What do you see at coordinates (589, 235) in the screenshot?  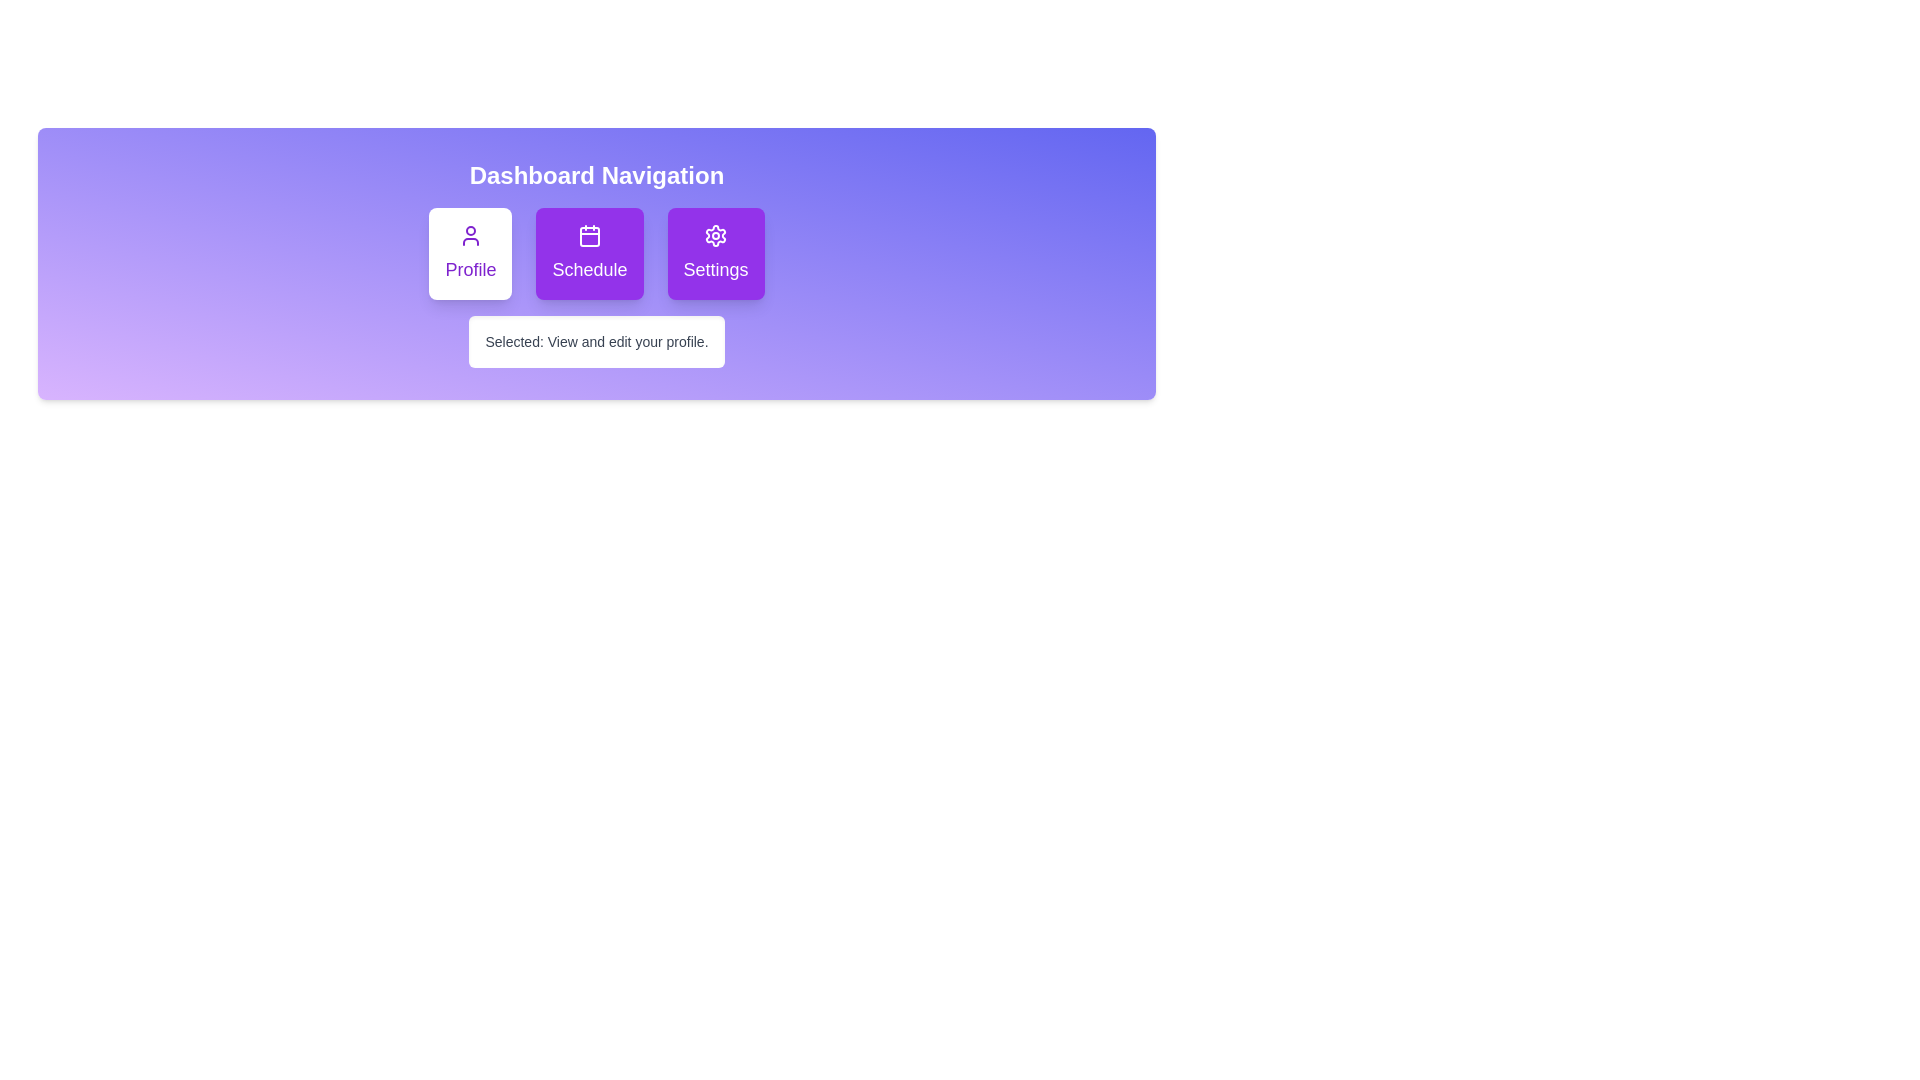 I see `the central square of the purple calendar icon located within the purple 'Schedule' button` at bounding box center [589, 235].